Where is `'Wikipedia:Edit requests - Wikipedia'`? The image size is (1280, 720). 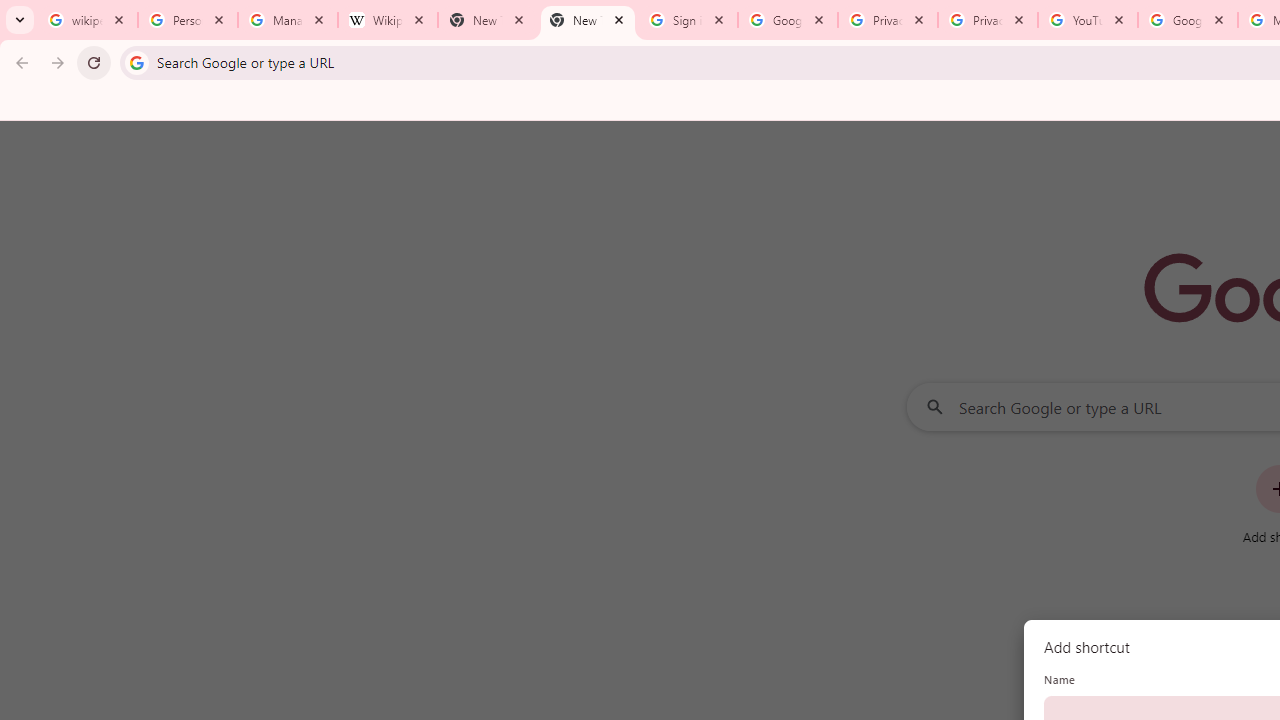
'Wikipedia:Edit requests - Wikipedia' is located at coordinates (387, 20).